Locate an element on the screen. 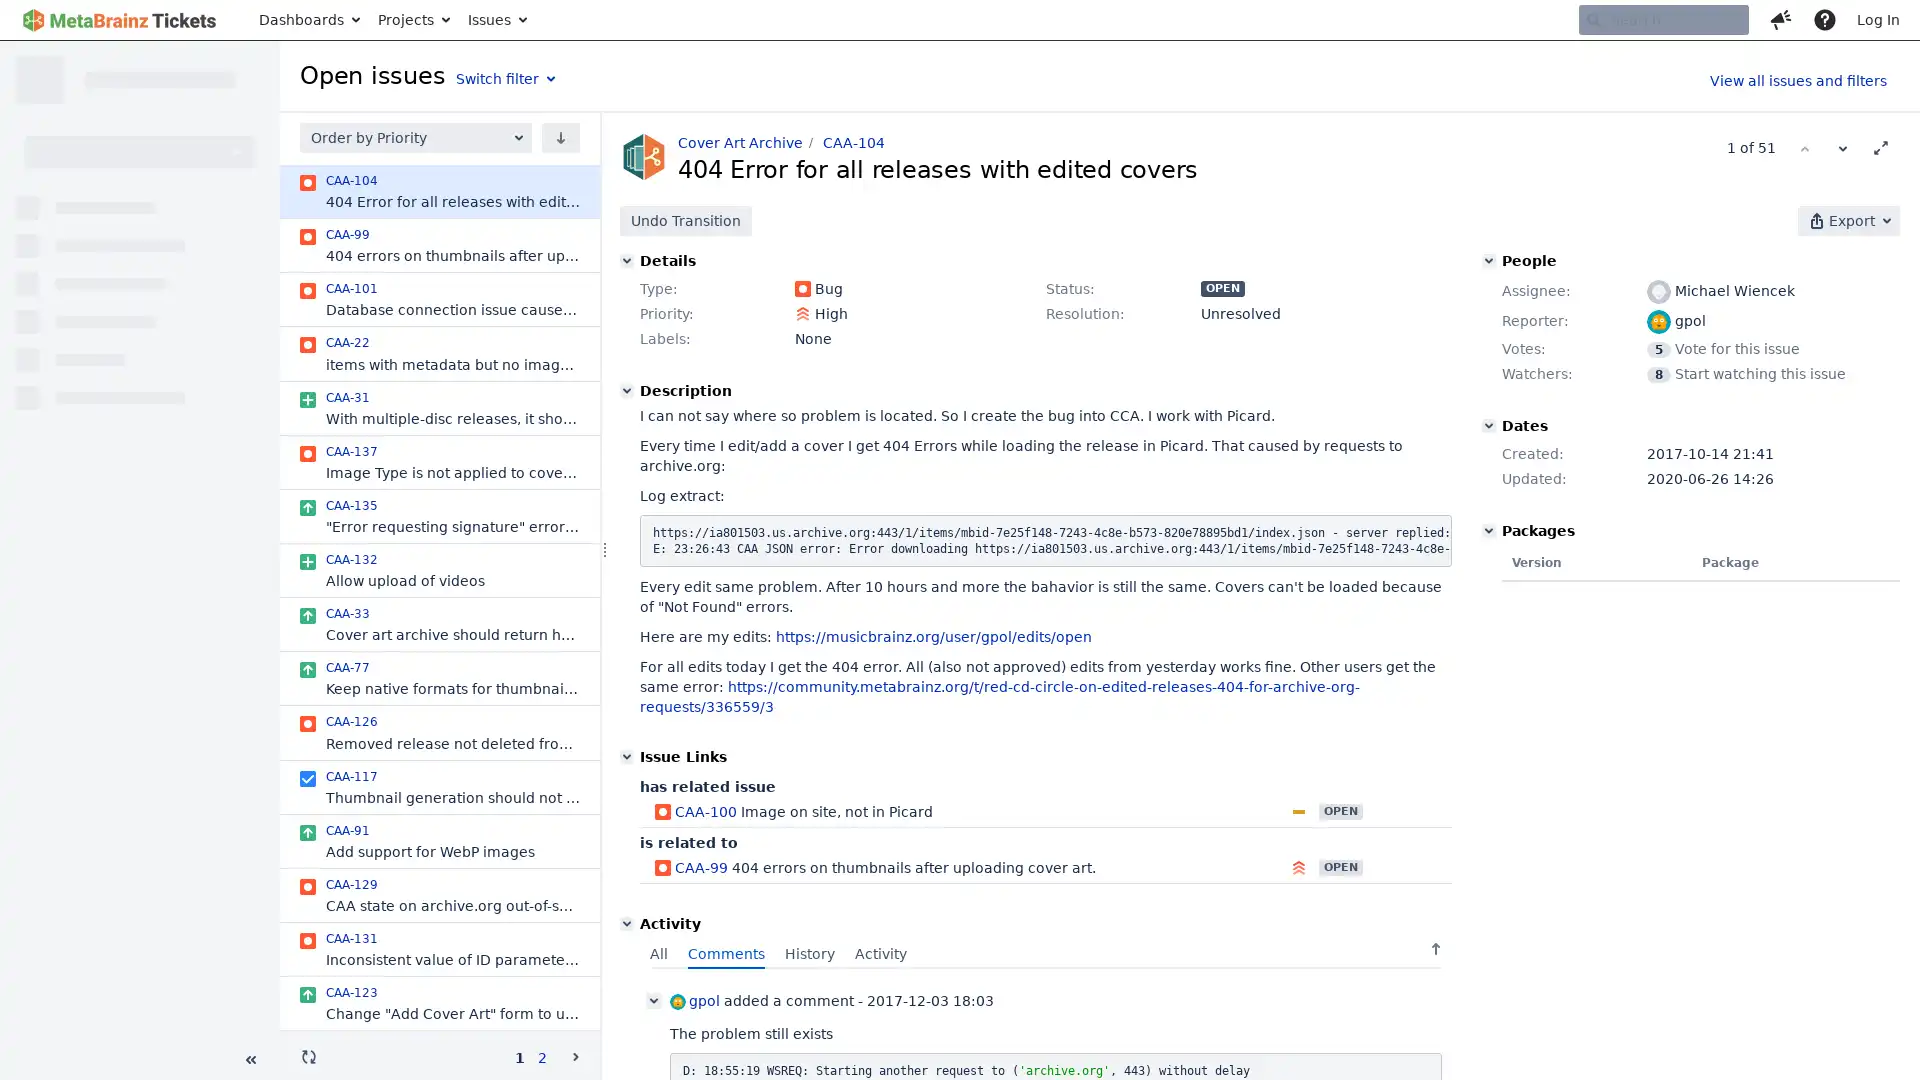 The width and height of the screenshot is (1920, 1080). Activity is located at coordinates (626, 924).